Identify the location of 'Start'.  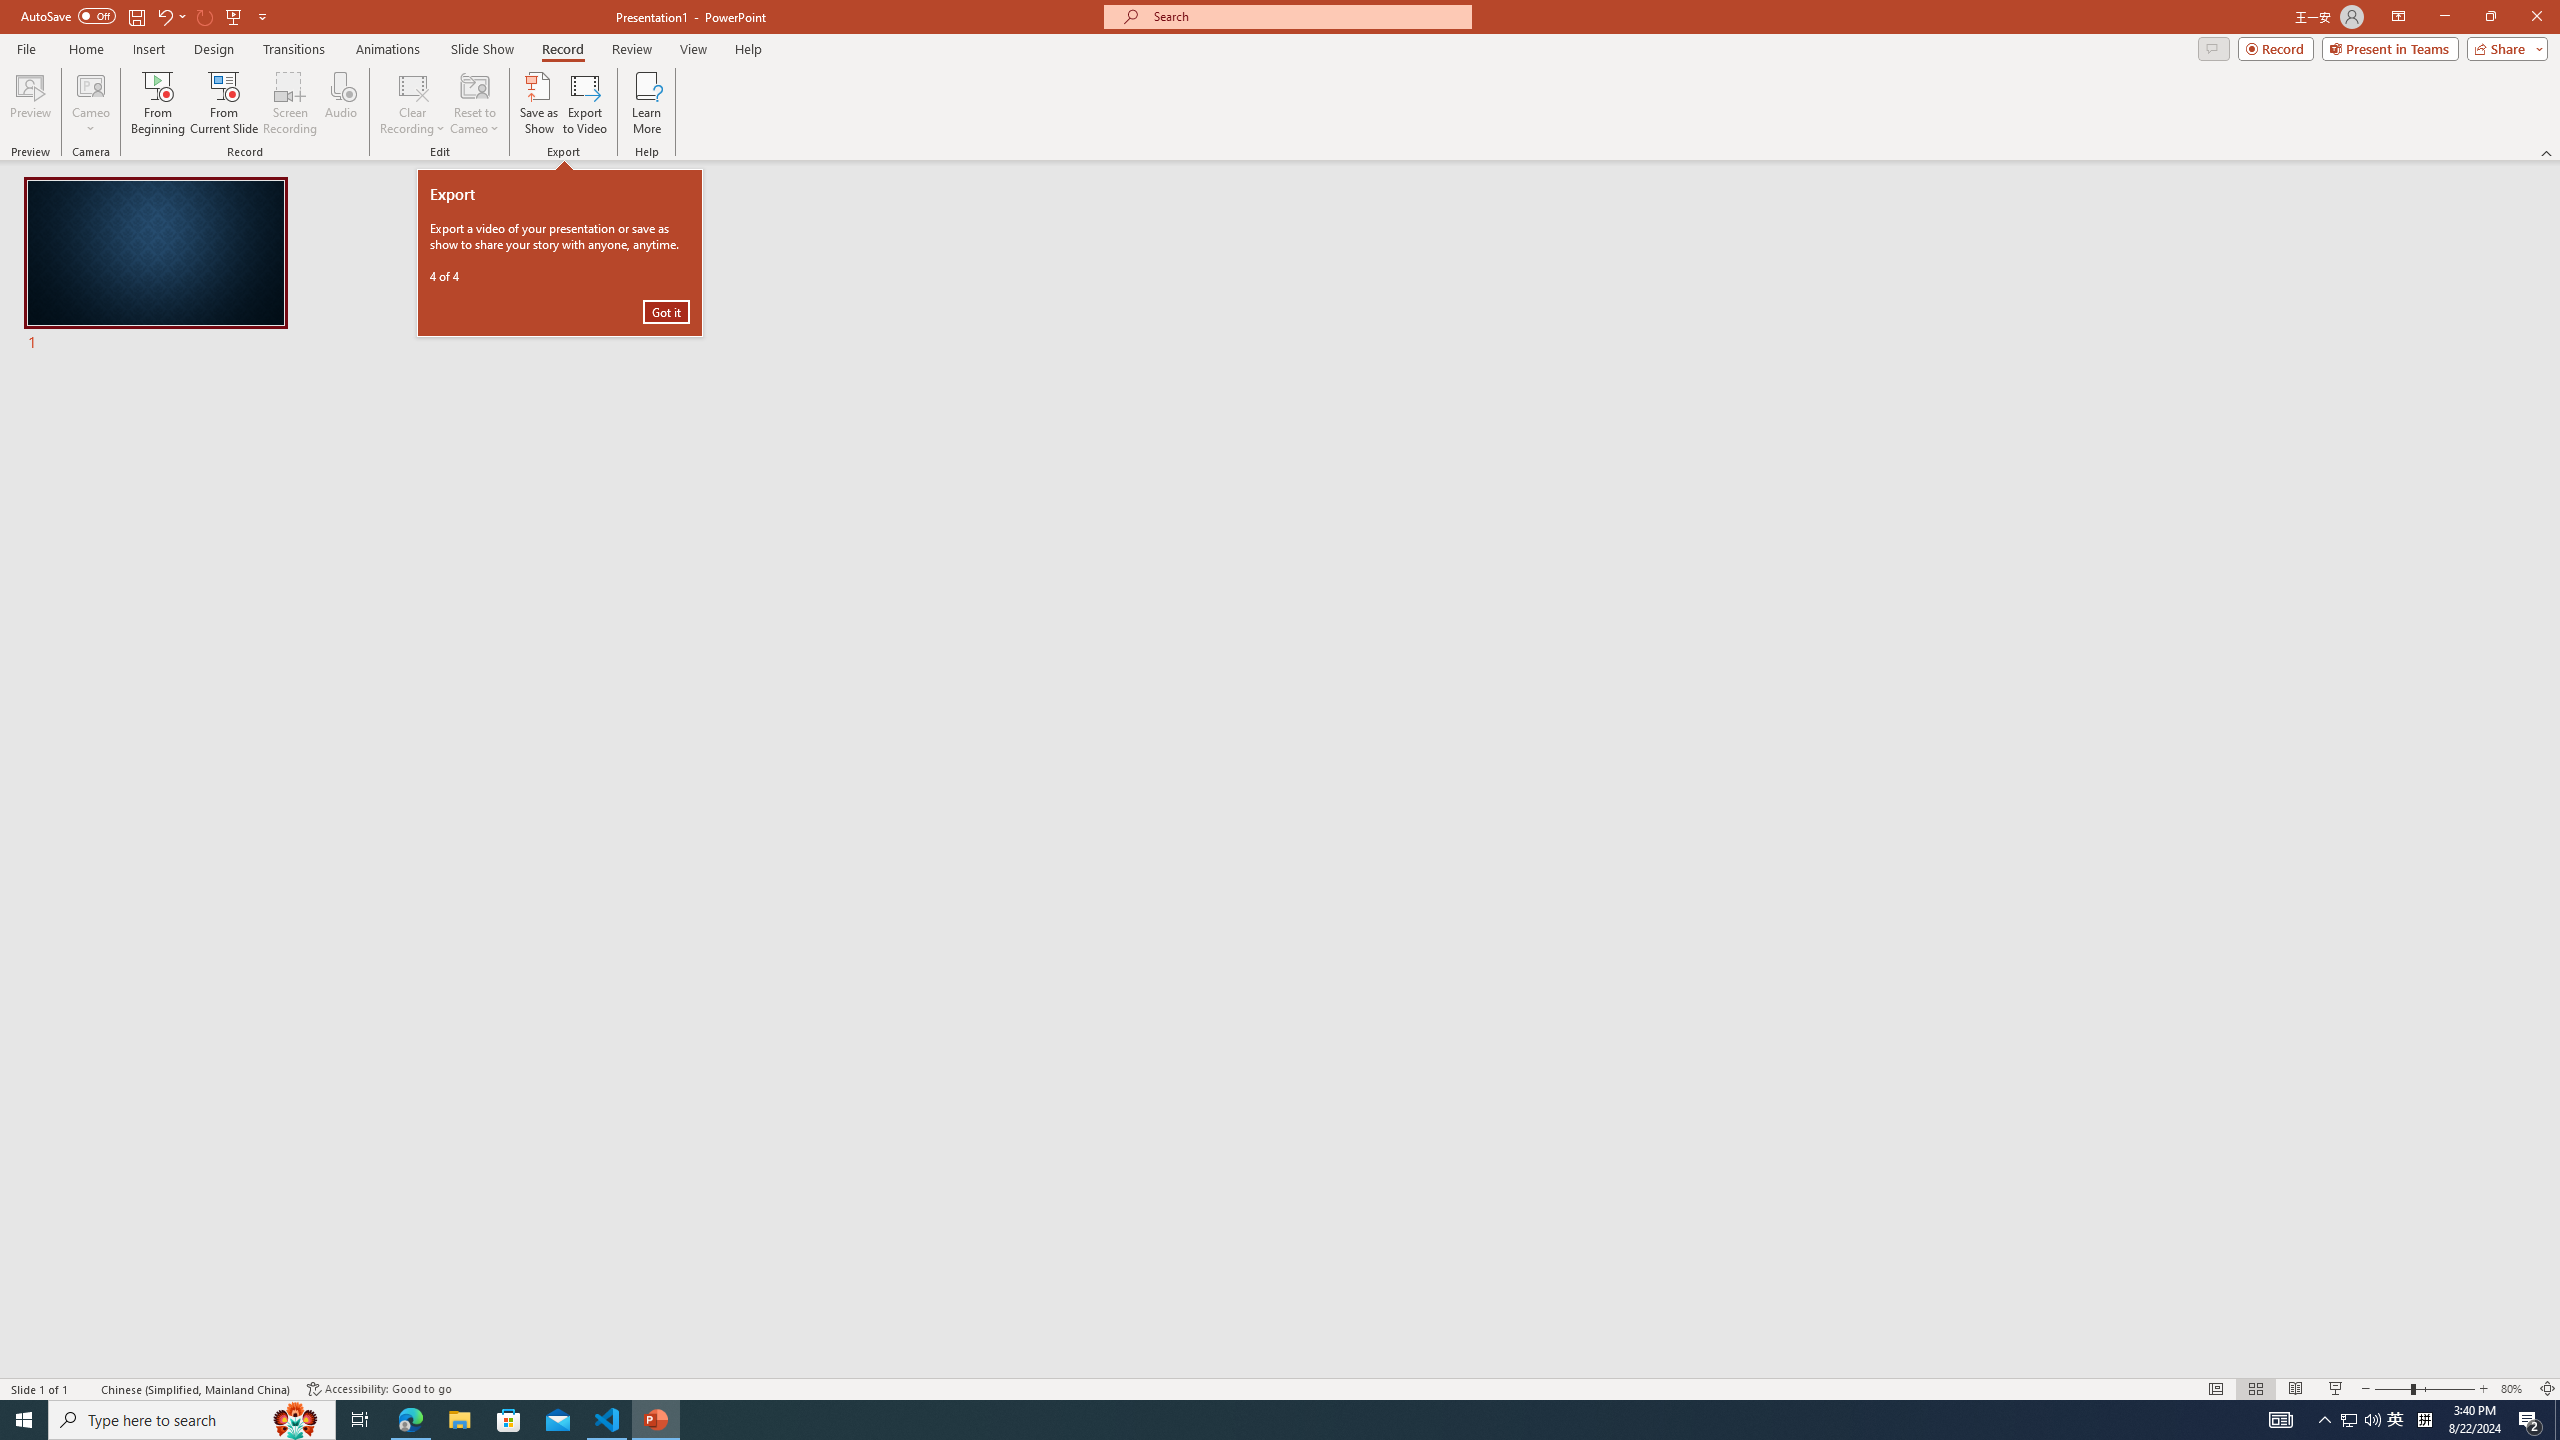
(24, 1418).